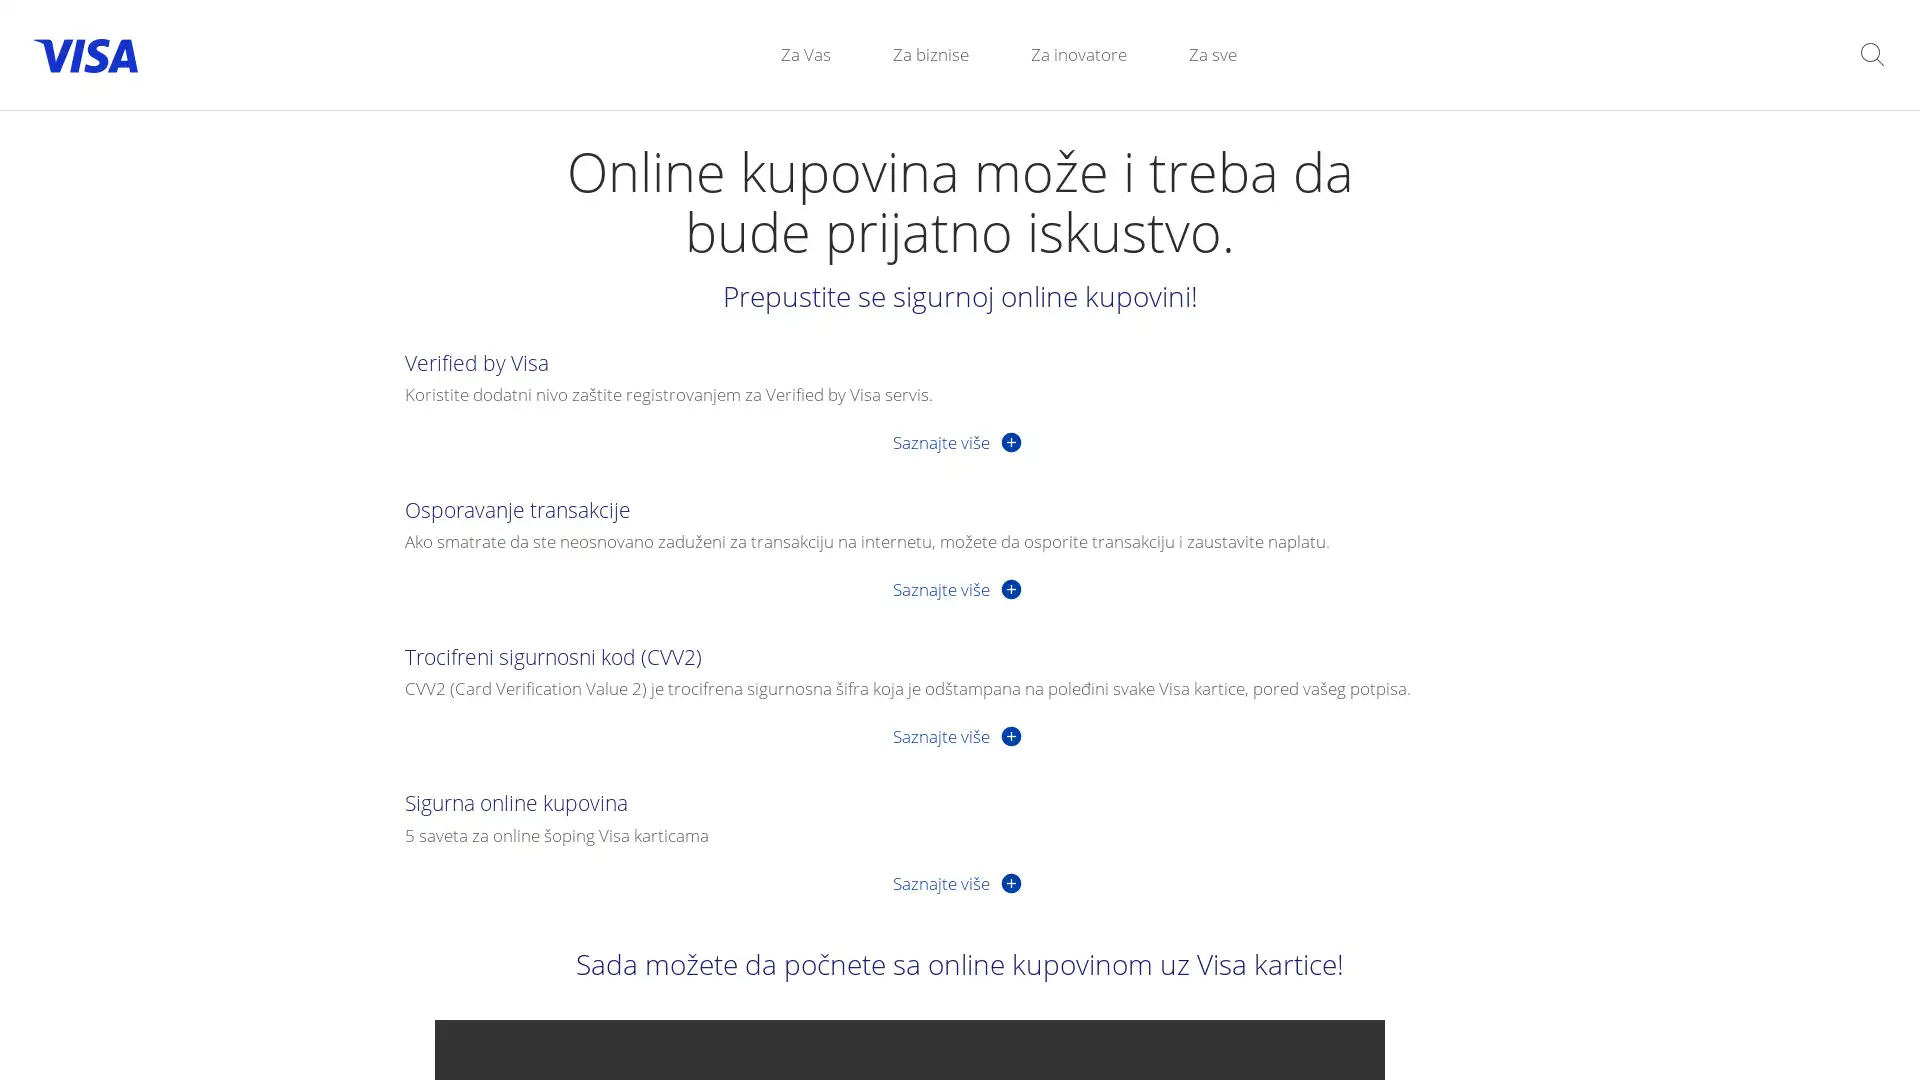 This screenshot has height=1080, width=1920. What do you see at coordinates (958, 735) in the screenshot?
I see `Saznajte vise` at bounding box center [958, 735].